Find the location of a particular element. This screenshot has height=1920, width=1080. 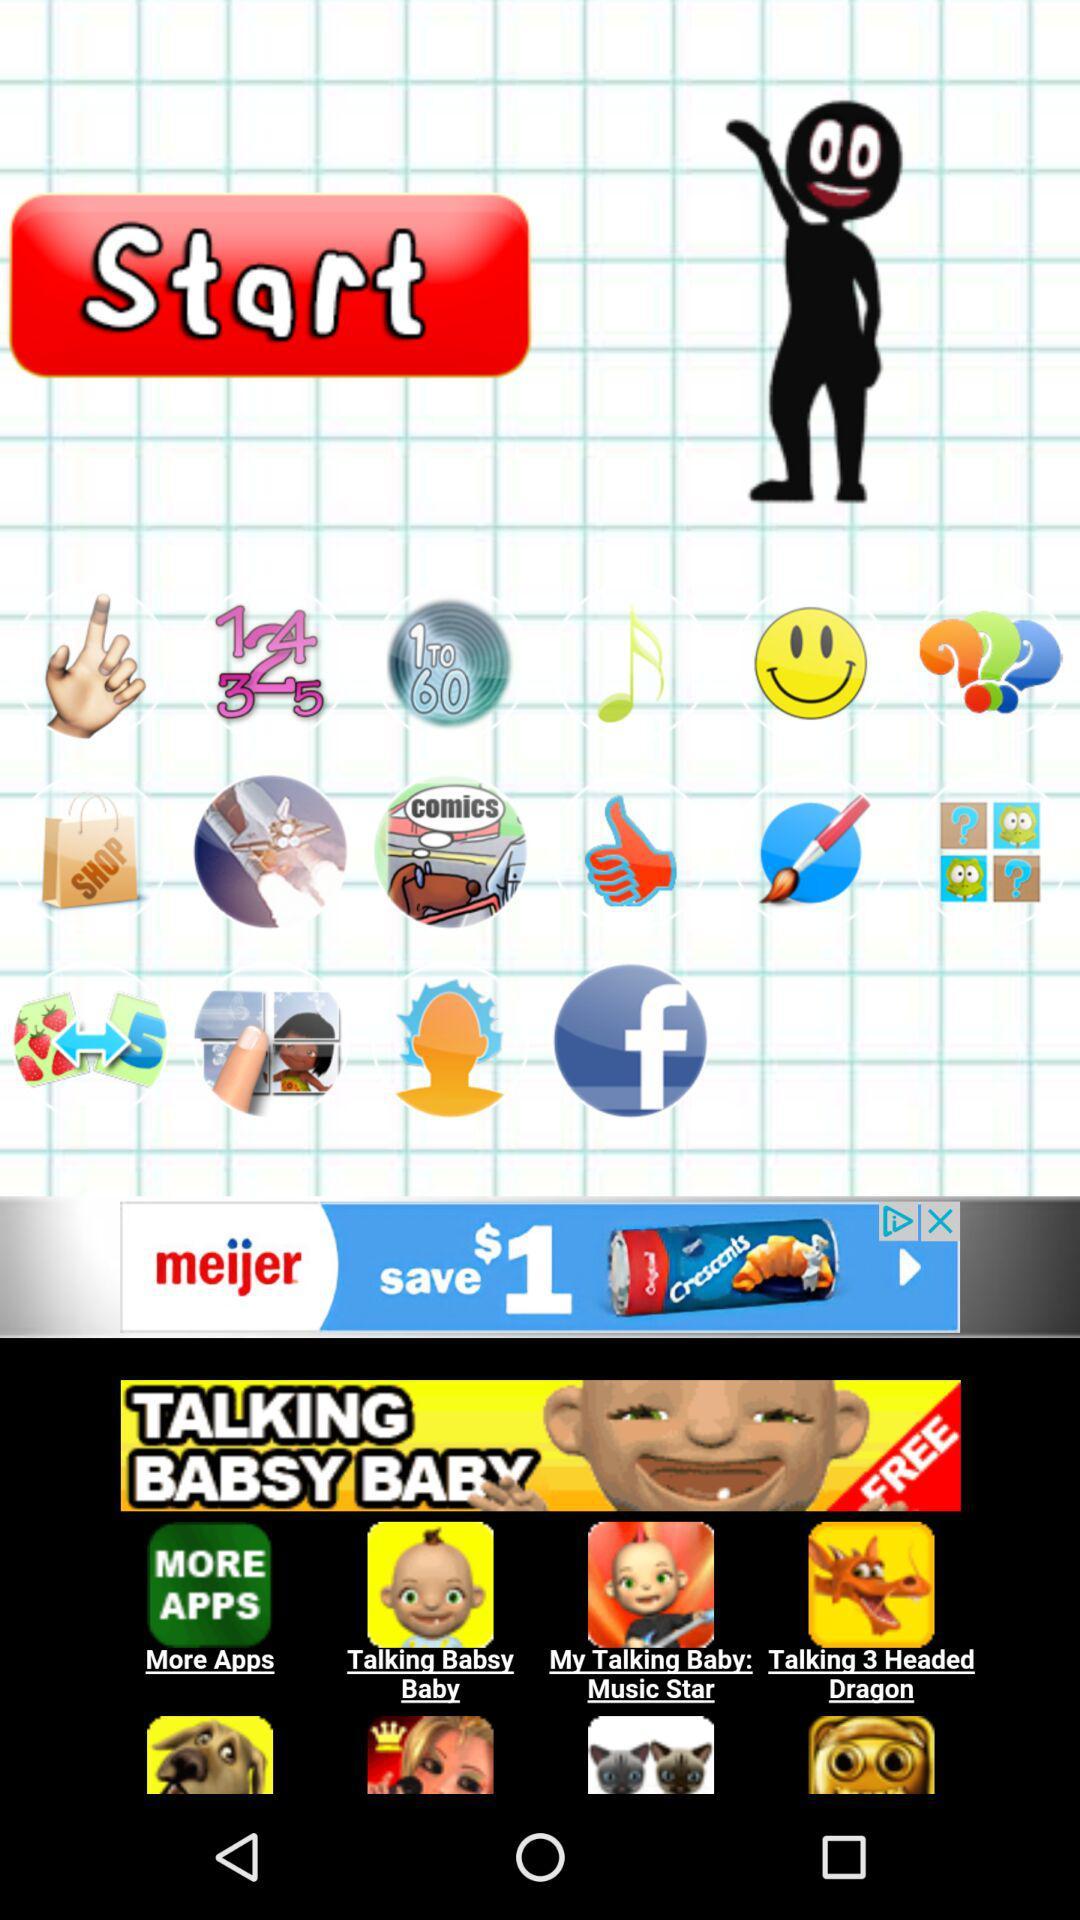

item is located at coordinates (450, 851).